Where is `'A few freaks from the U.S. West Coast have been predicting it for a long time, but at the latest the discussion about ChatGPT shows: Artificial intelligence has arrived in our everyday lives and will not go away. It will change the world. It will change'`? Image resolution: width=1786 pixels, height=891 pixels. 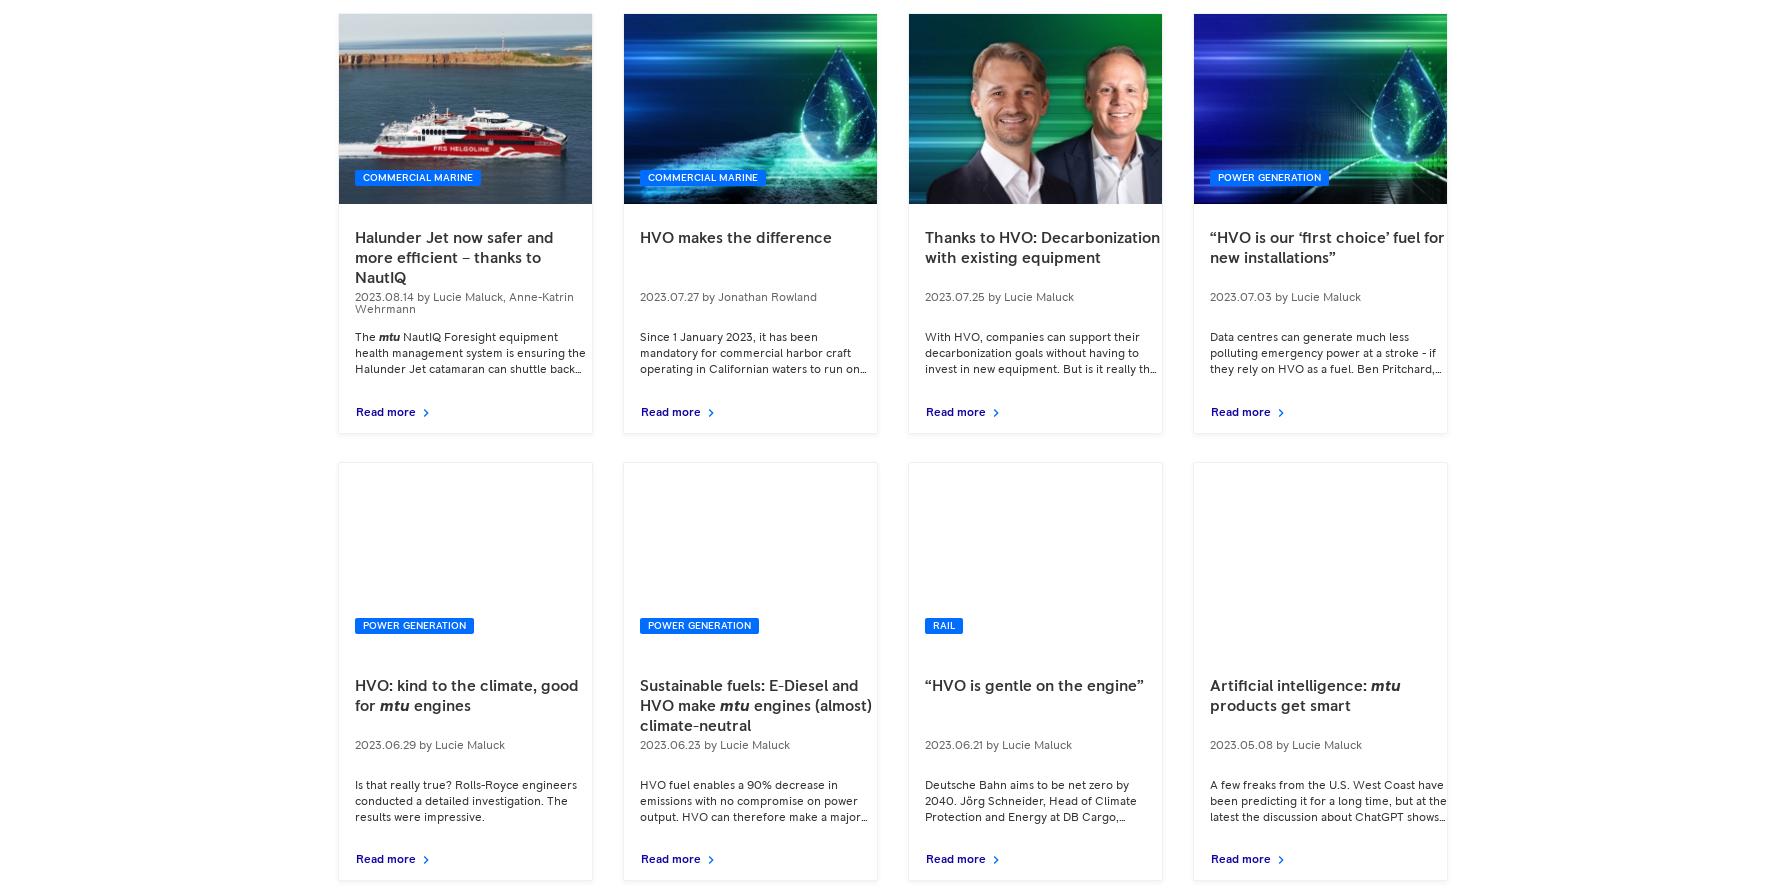
'A few freaks from the U.S. West Coast have been predicting it for a long time, but at the latest the discussion about ChatGPT shows: Artificial intelligence has arrived in our everyday lives and will not go away. It will change the world. It will change' is located at coordinates (1328, 824).